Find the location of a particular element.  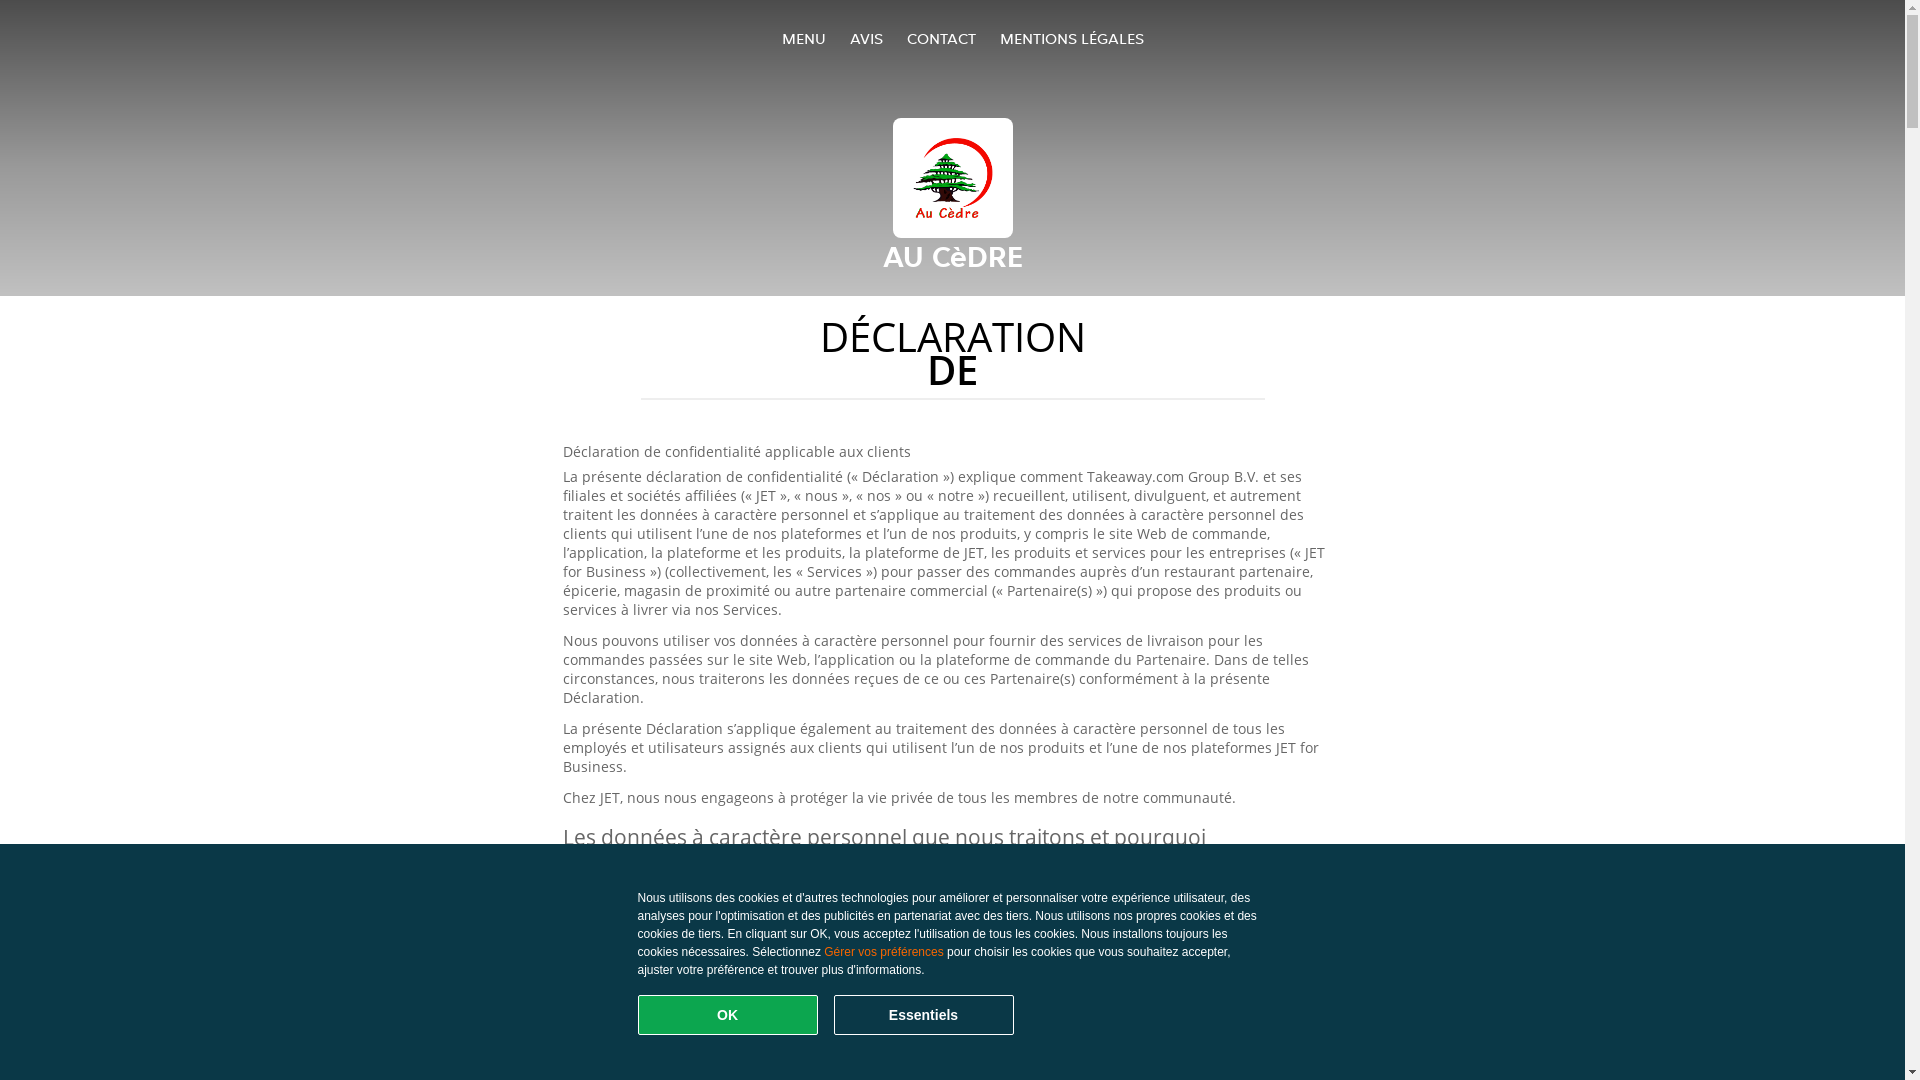

'OK' is located at coordinates (727, 1014).